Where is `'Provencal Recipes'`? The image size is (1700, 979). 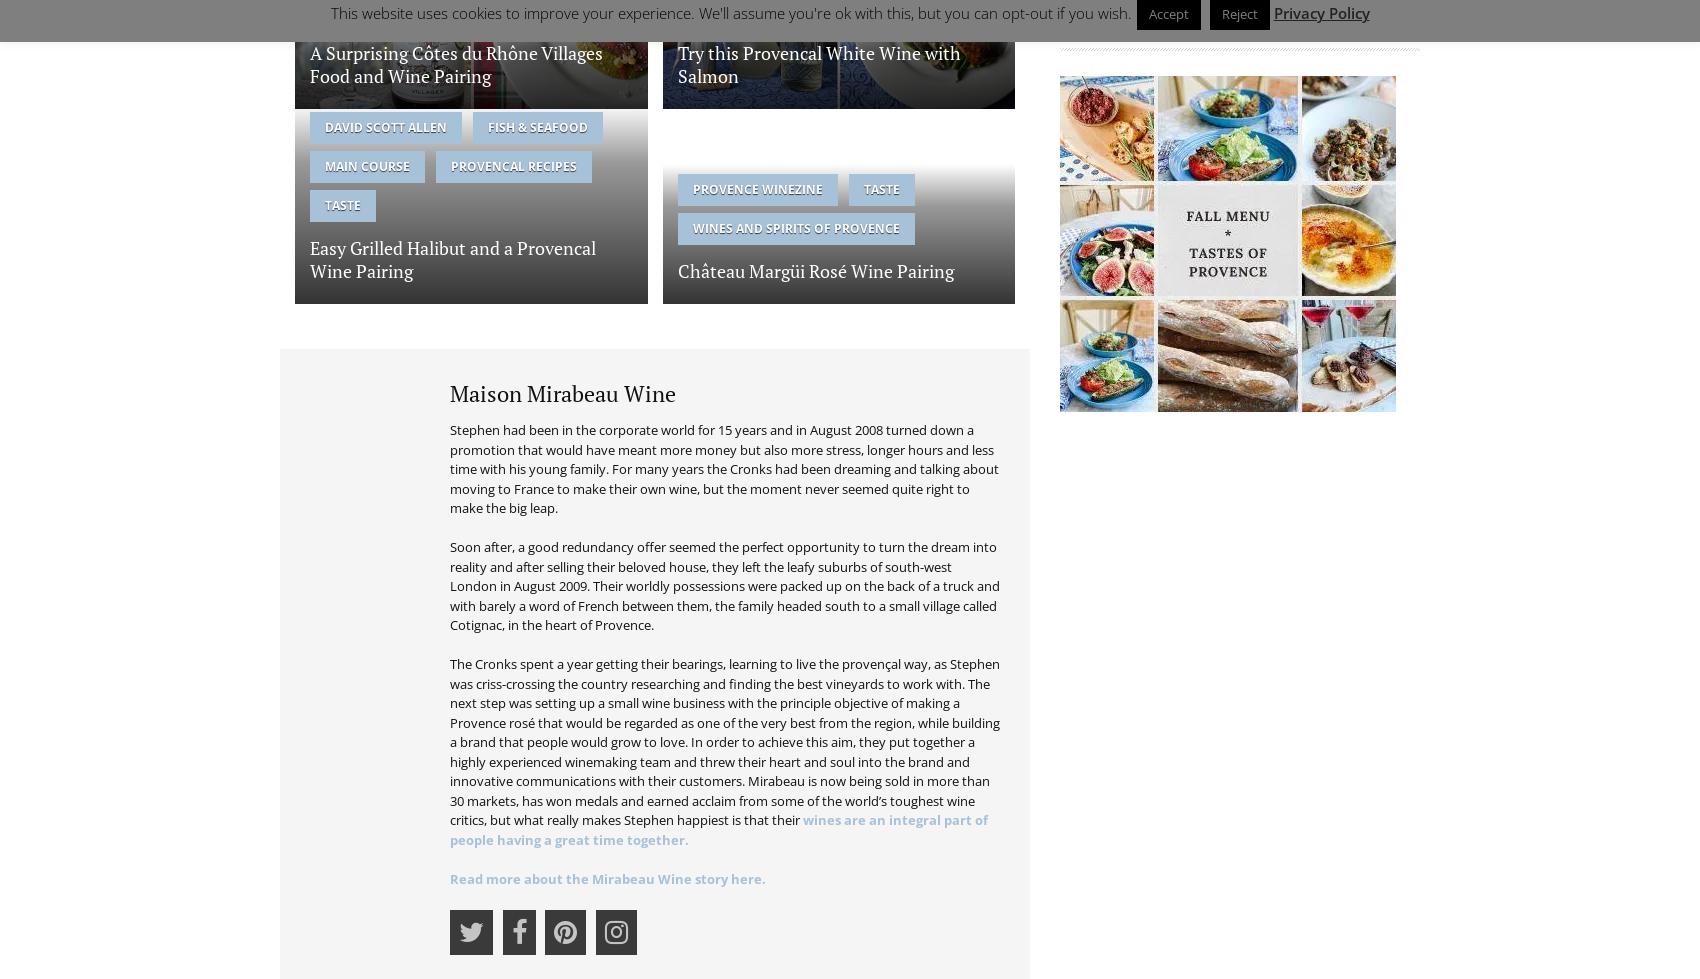
'Provencal Recipes' is located at coordinates (514, 165).